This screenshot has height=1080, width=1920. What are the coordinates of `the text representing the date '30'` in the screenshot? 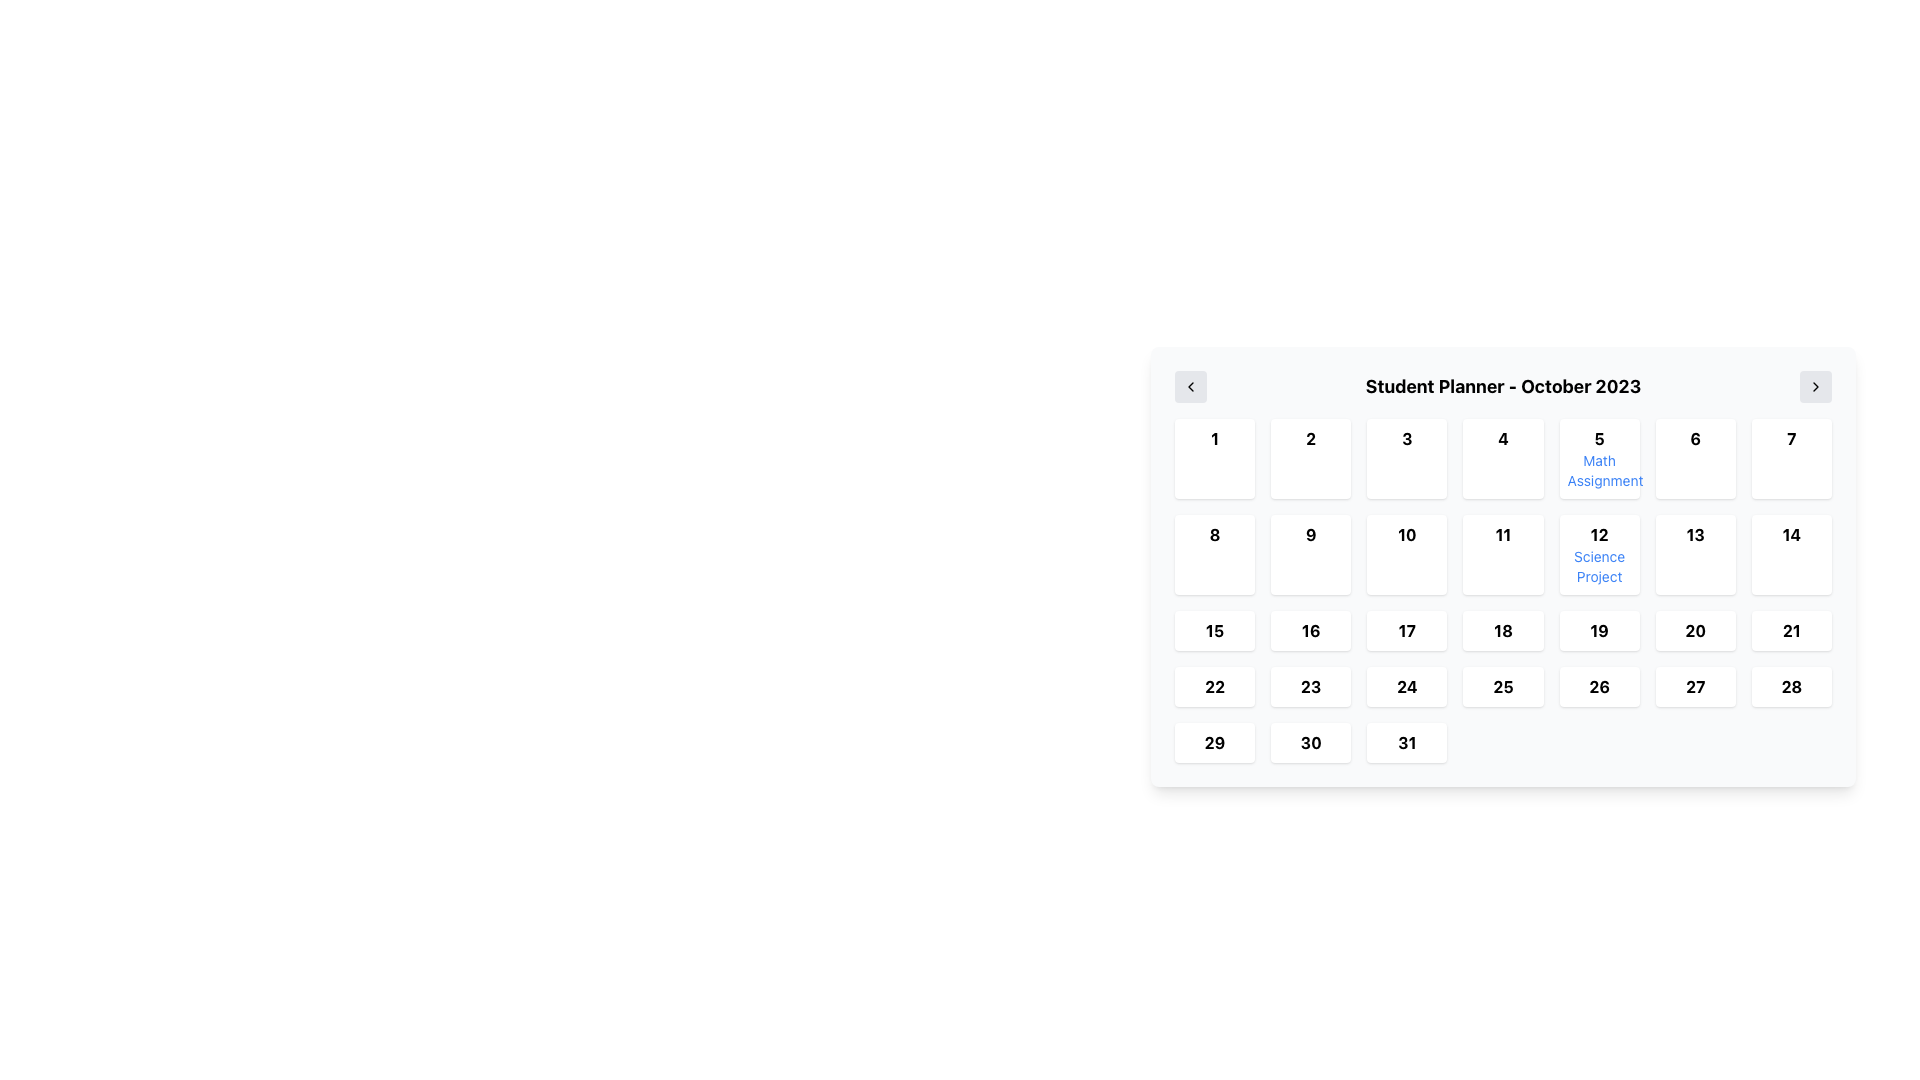 It's located at (1311, 743).